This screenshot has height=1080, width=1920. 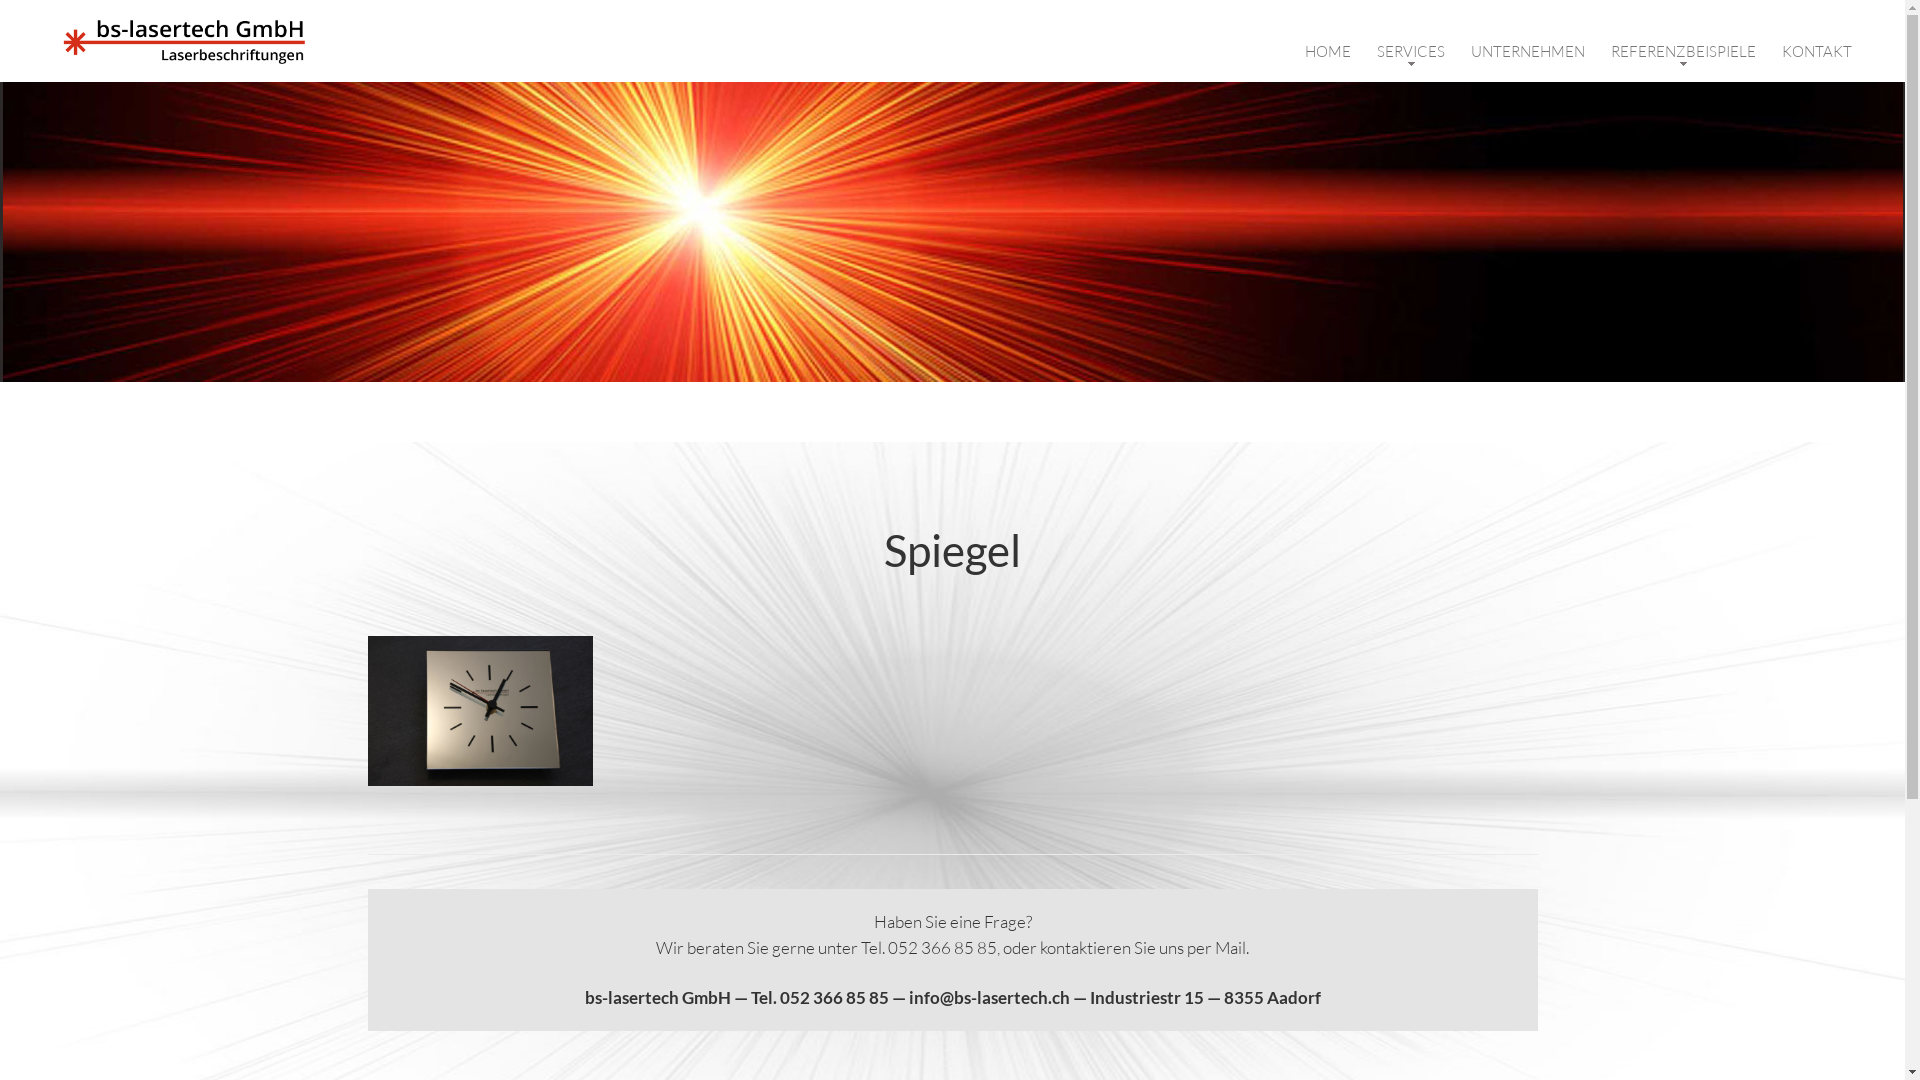 What do you see at coordinates (1410, 50) in the screenshot?
I see `'SERVICES'` at bounding box center [1410, 50].